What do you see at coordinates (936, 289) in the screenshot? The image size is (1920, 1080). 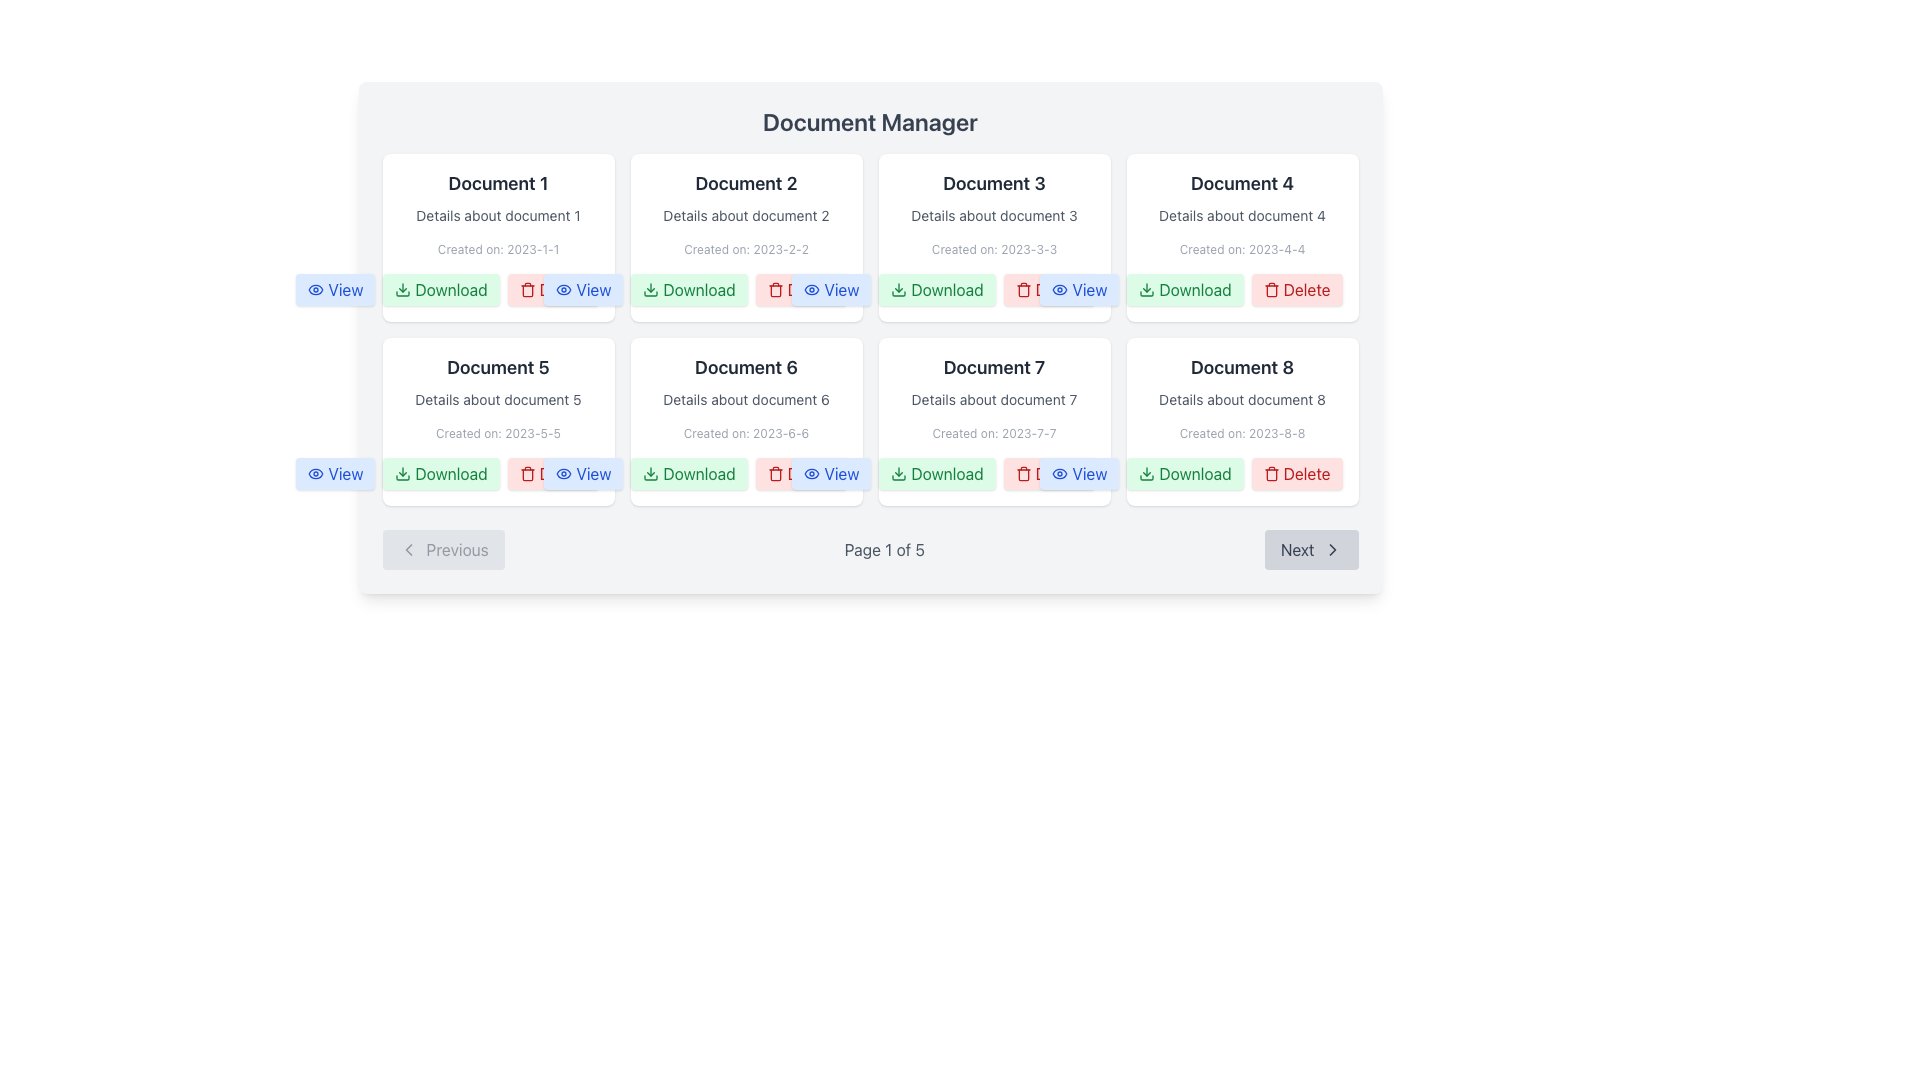 I see `the middle button in the horizontal group of three buttons beneath 'Document 3' in the 'Document Manager' interface to initiate a download` at bounding box center [936, 289].